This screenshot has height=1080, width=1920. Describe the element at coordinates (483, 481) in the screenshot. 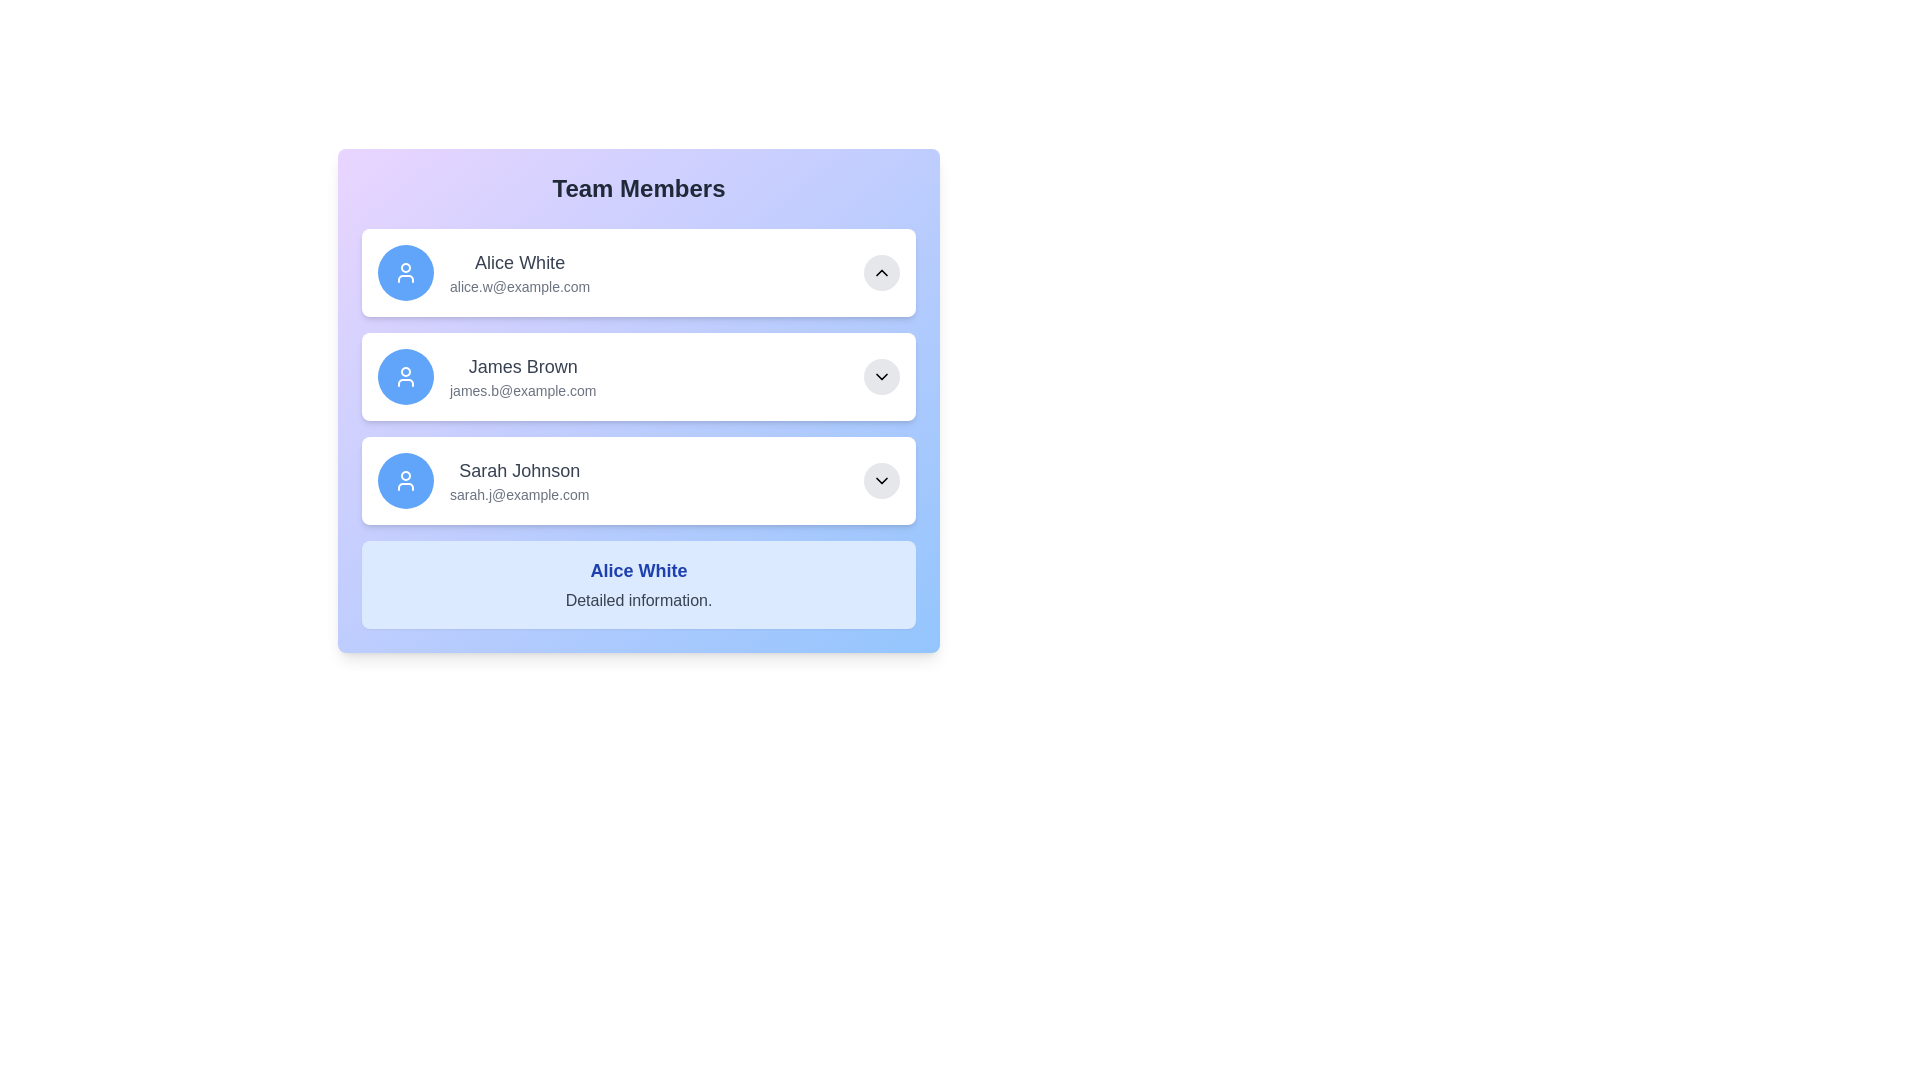

I see `the Profile List Item displaying the profile information of Sarah Johnson, which is the third item under the 'Team Members' header` at that location.